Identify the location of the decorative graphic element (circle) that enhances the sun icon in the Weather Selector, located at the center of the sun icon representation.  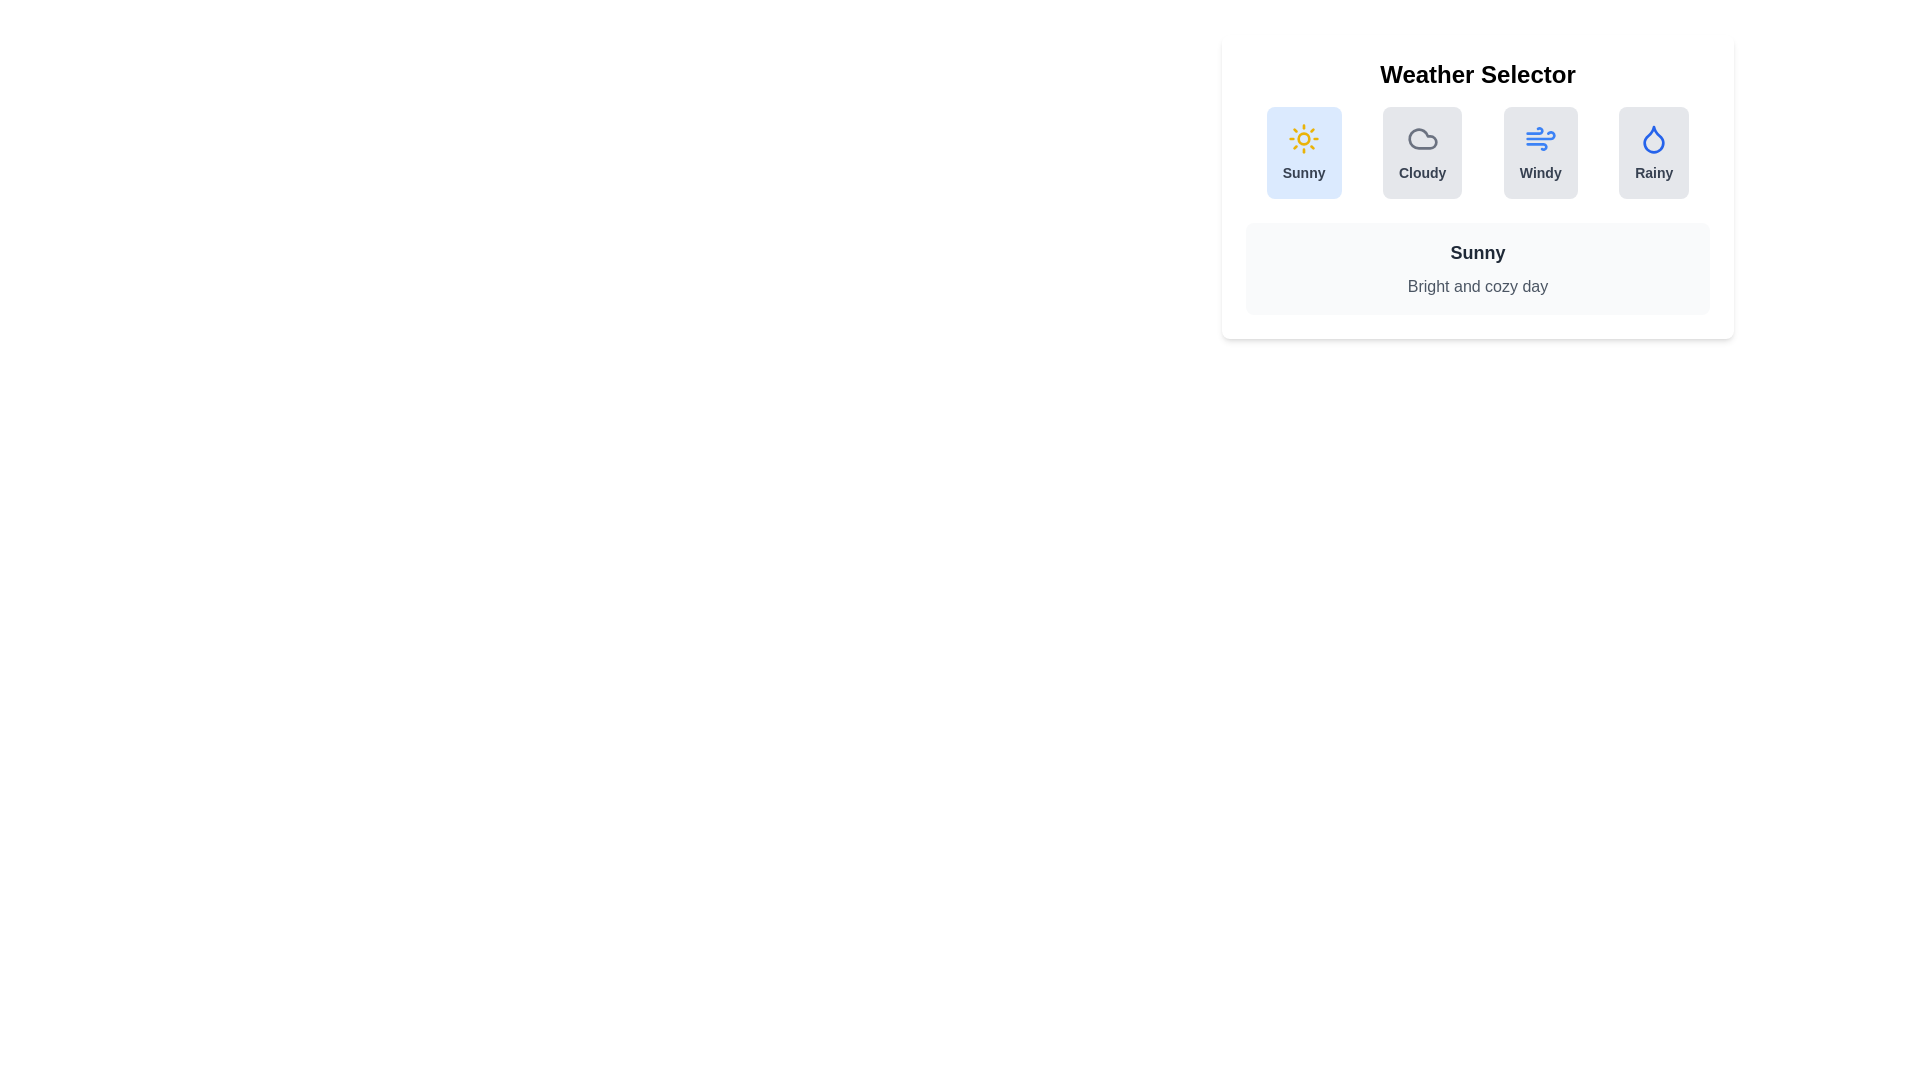
(1304, 137).